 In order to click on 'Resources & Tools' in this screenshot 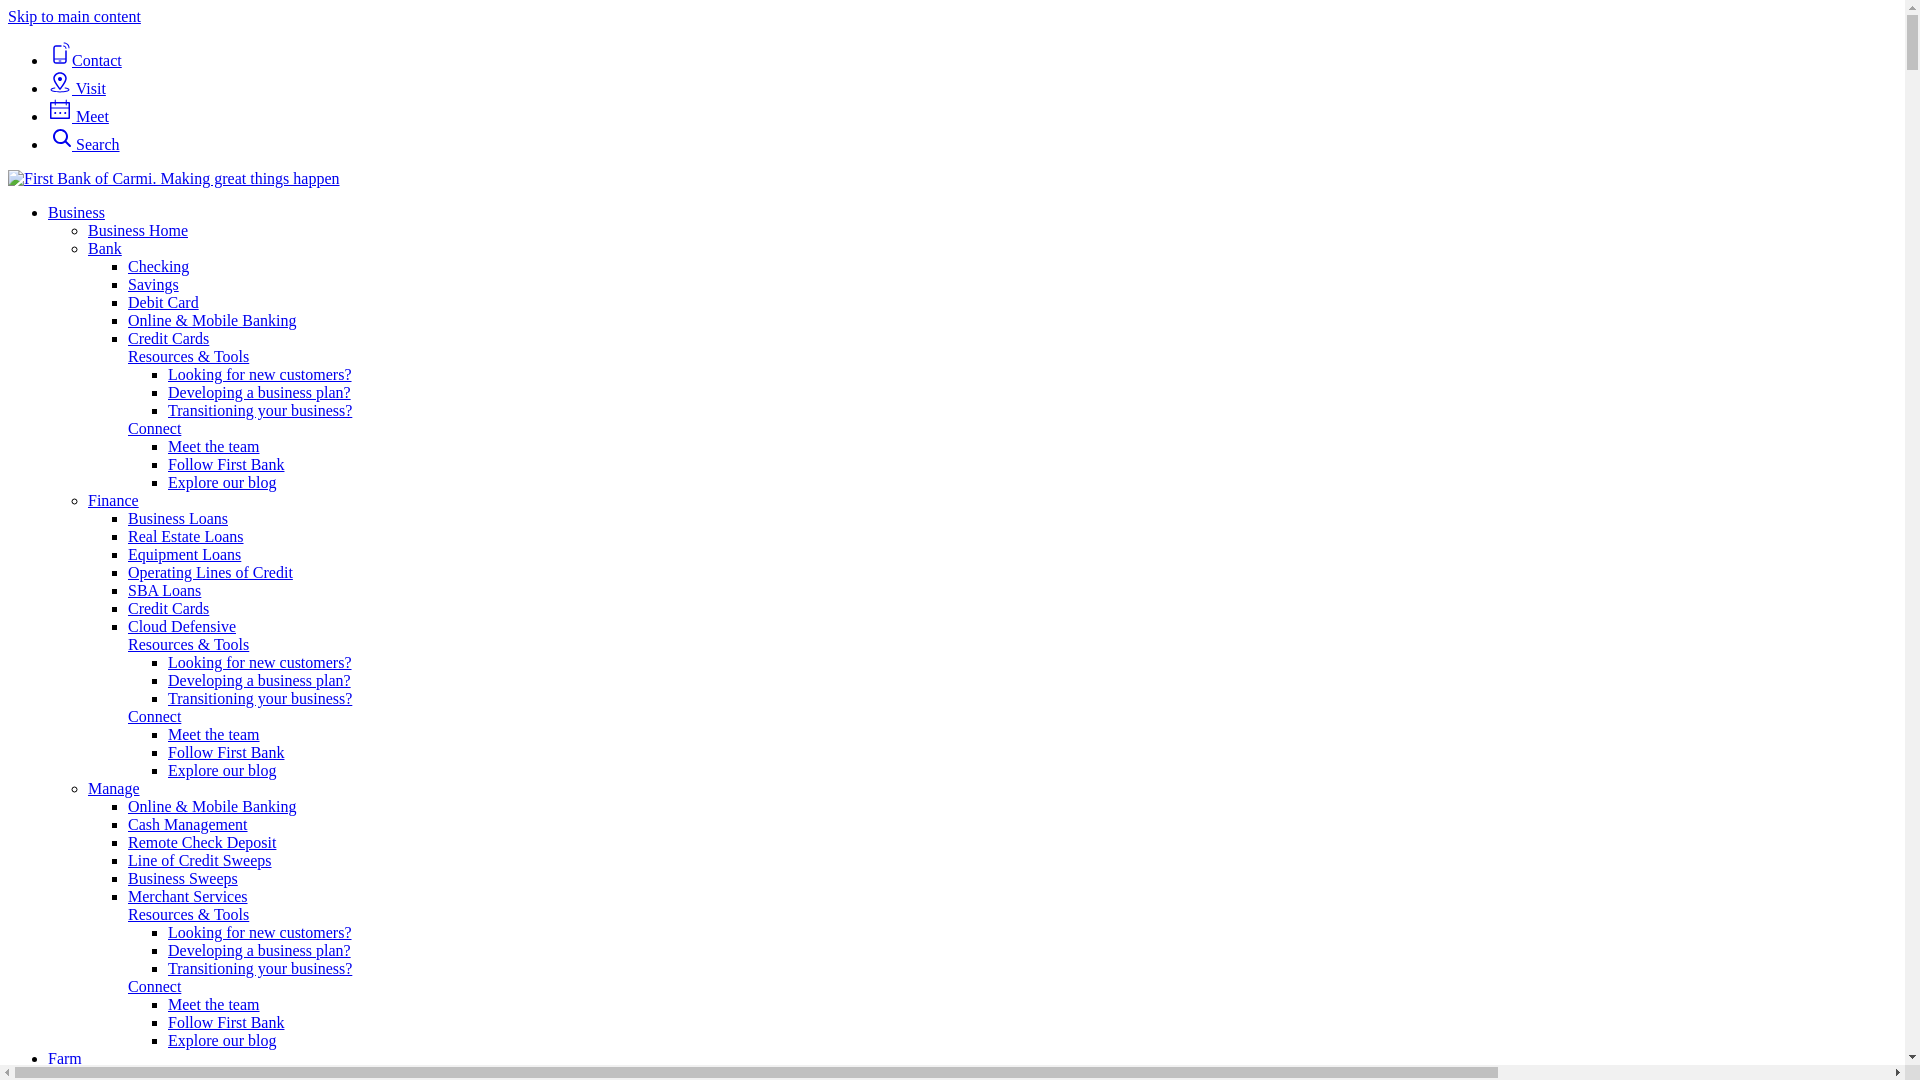, I will do `click(188, 644)`.